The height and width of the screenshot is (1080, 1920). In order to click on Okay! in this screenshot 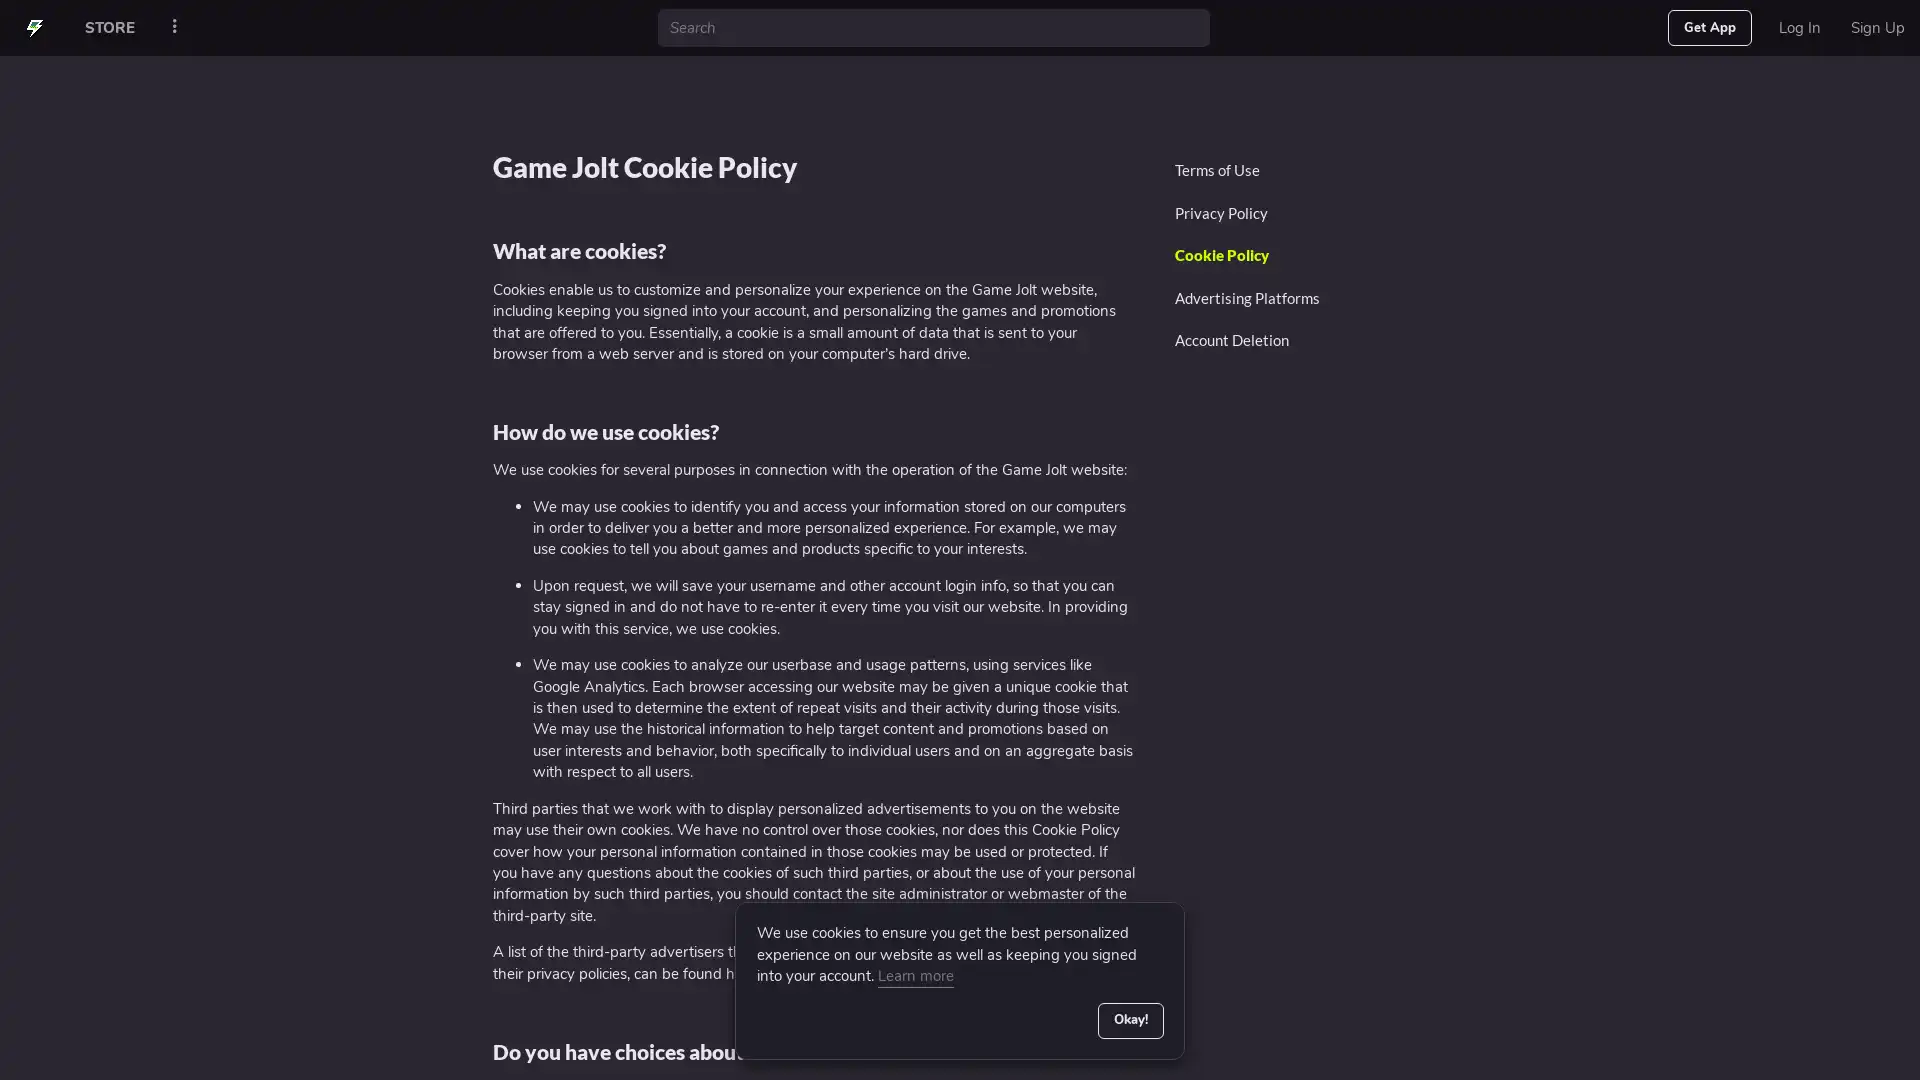, I will do `click(1129, 1019)`.